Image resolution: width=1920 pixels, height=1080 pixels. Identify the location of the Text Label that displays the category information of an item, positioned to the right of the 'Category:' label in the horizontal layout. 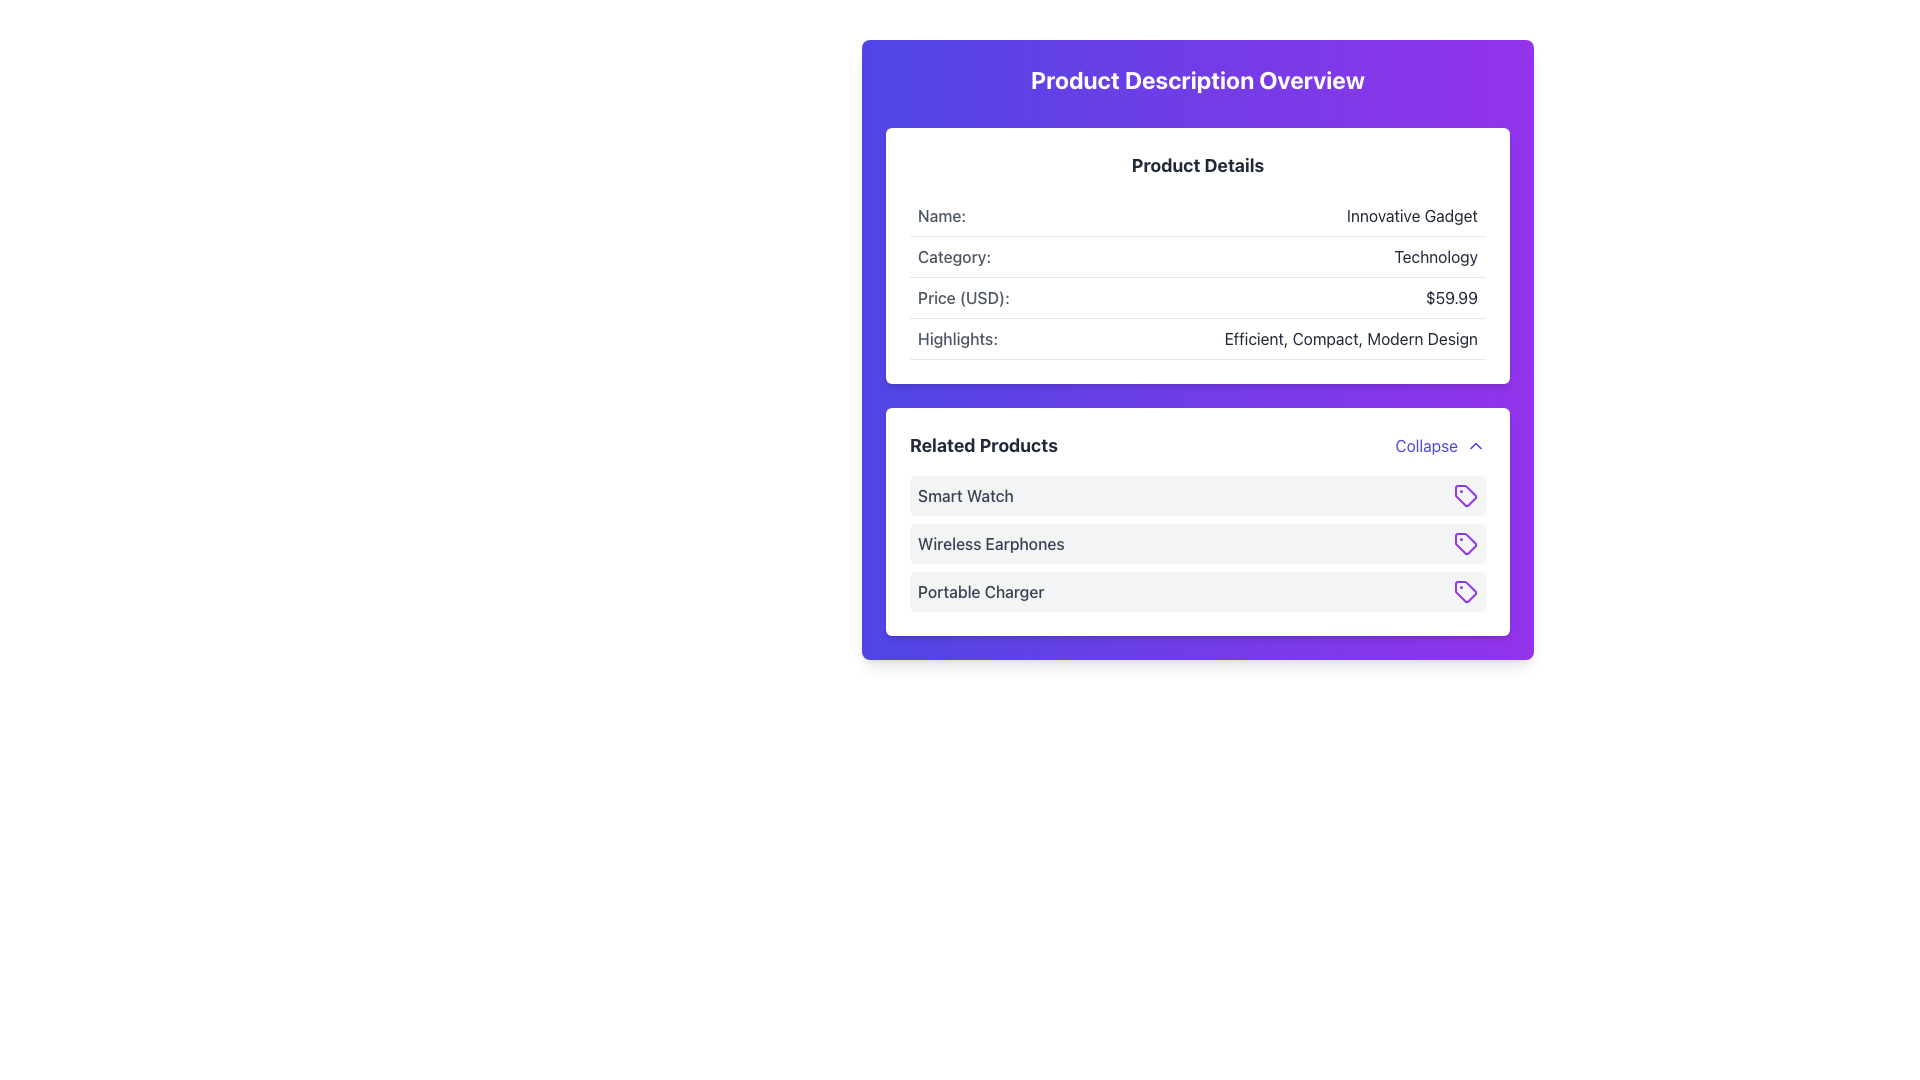
(1435, 256).